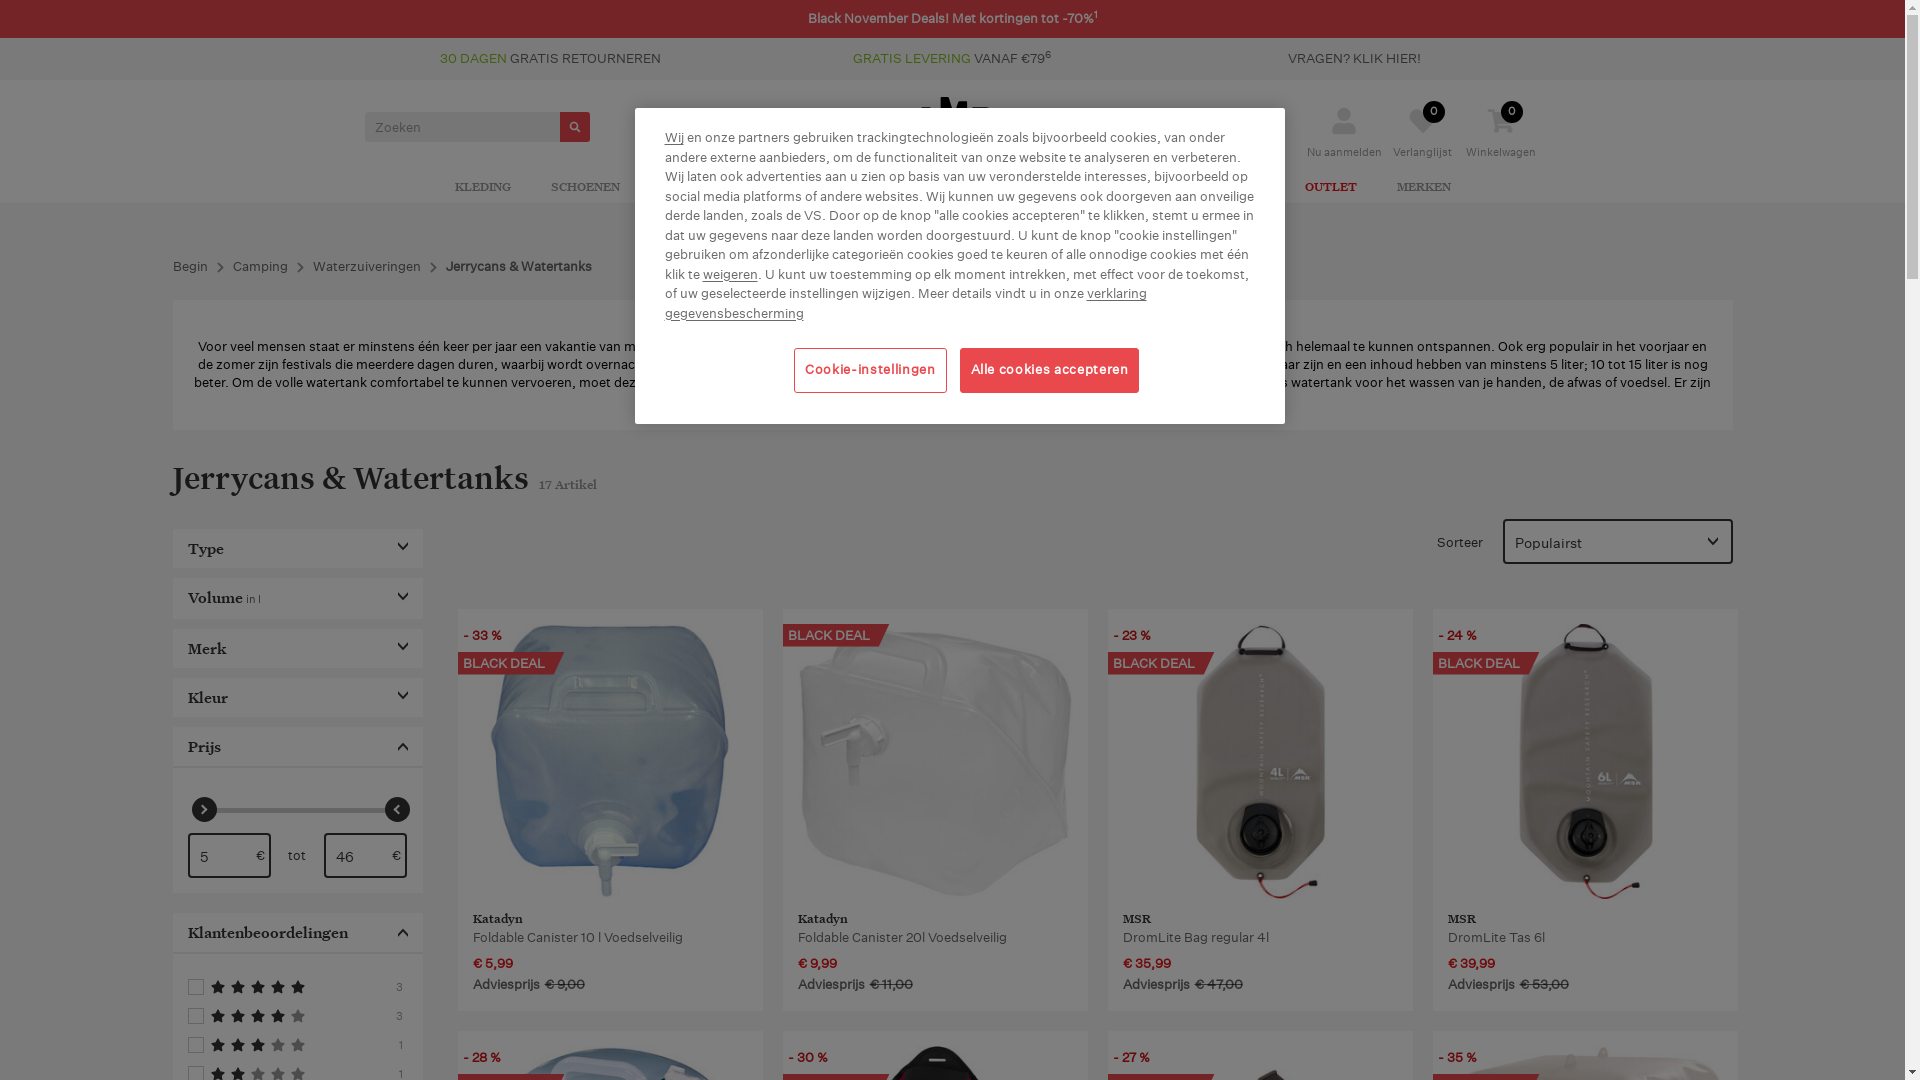 The width and height of the screenshot is (1920, 1080). What do you see at coordinates (445, 265) in the screenshot?
I see `'Jerrycans & Watertanks'` at bounding box center [445, 265].